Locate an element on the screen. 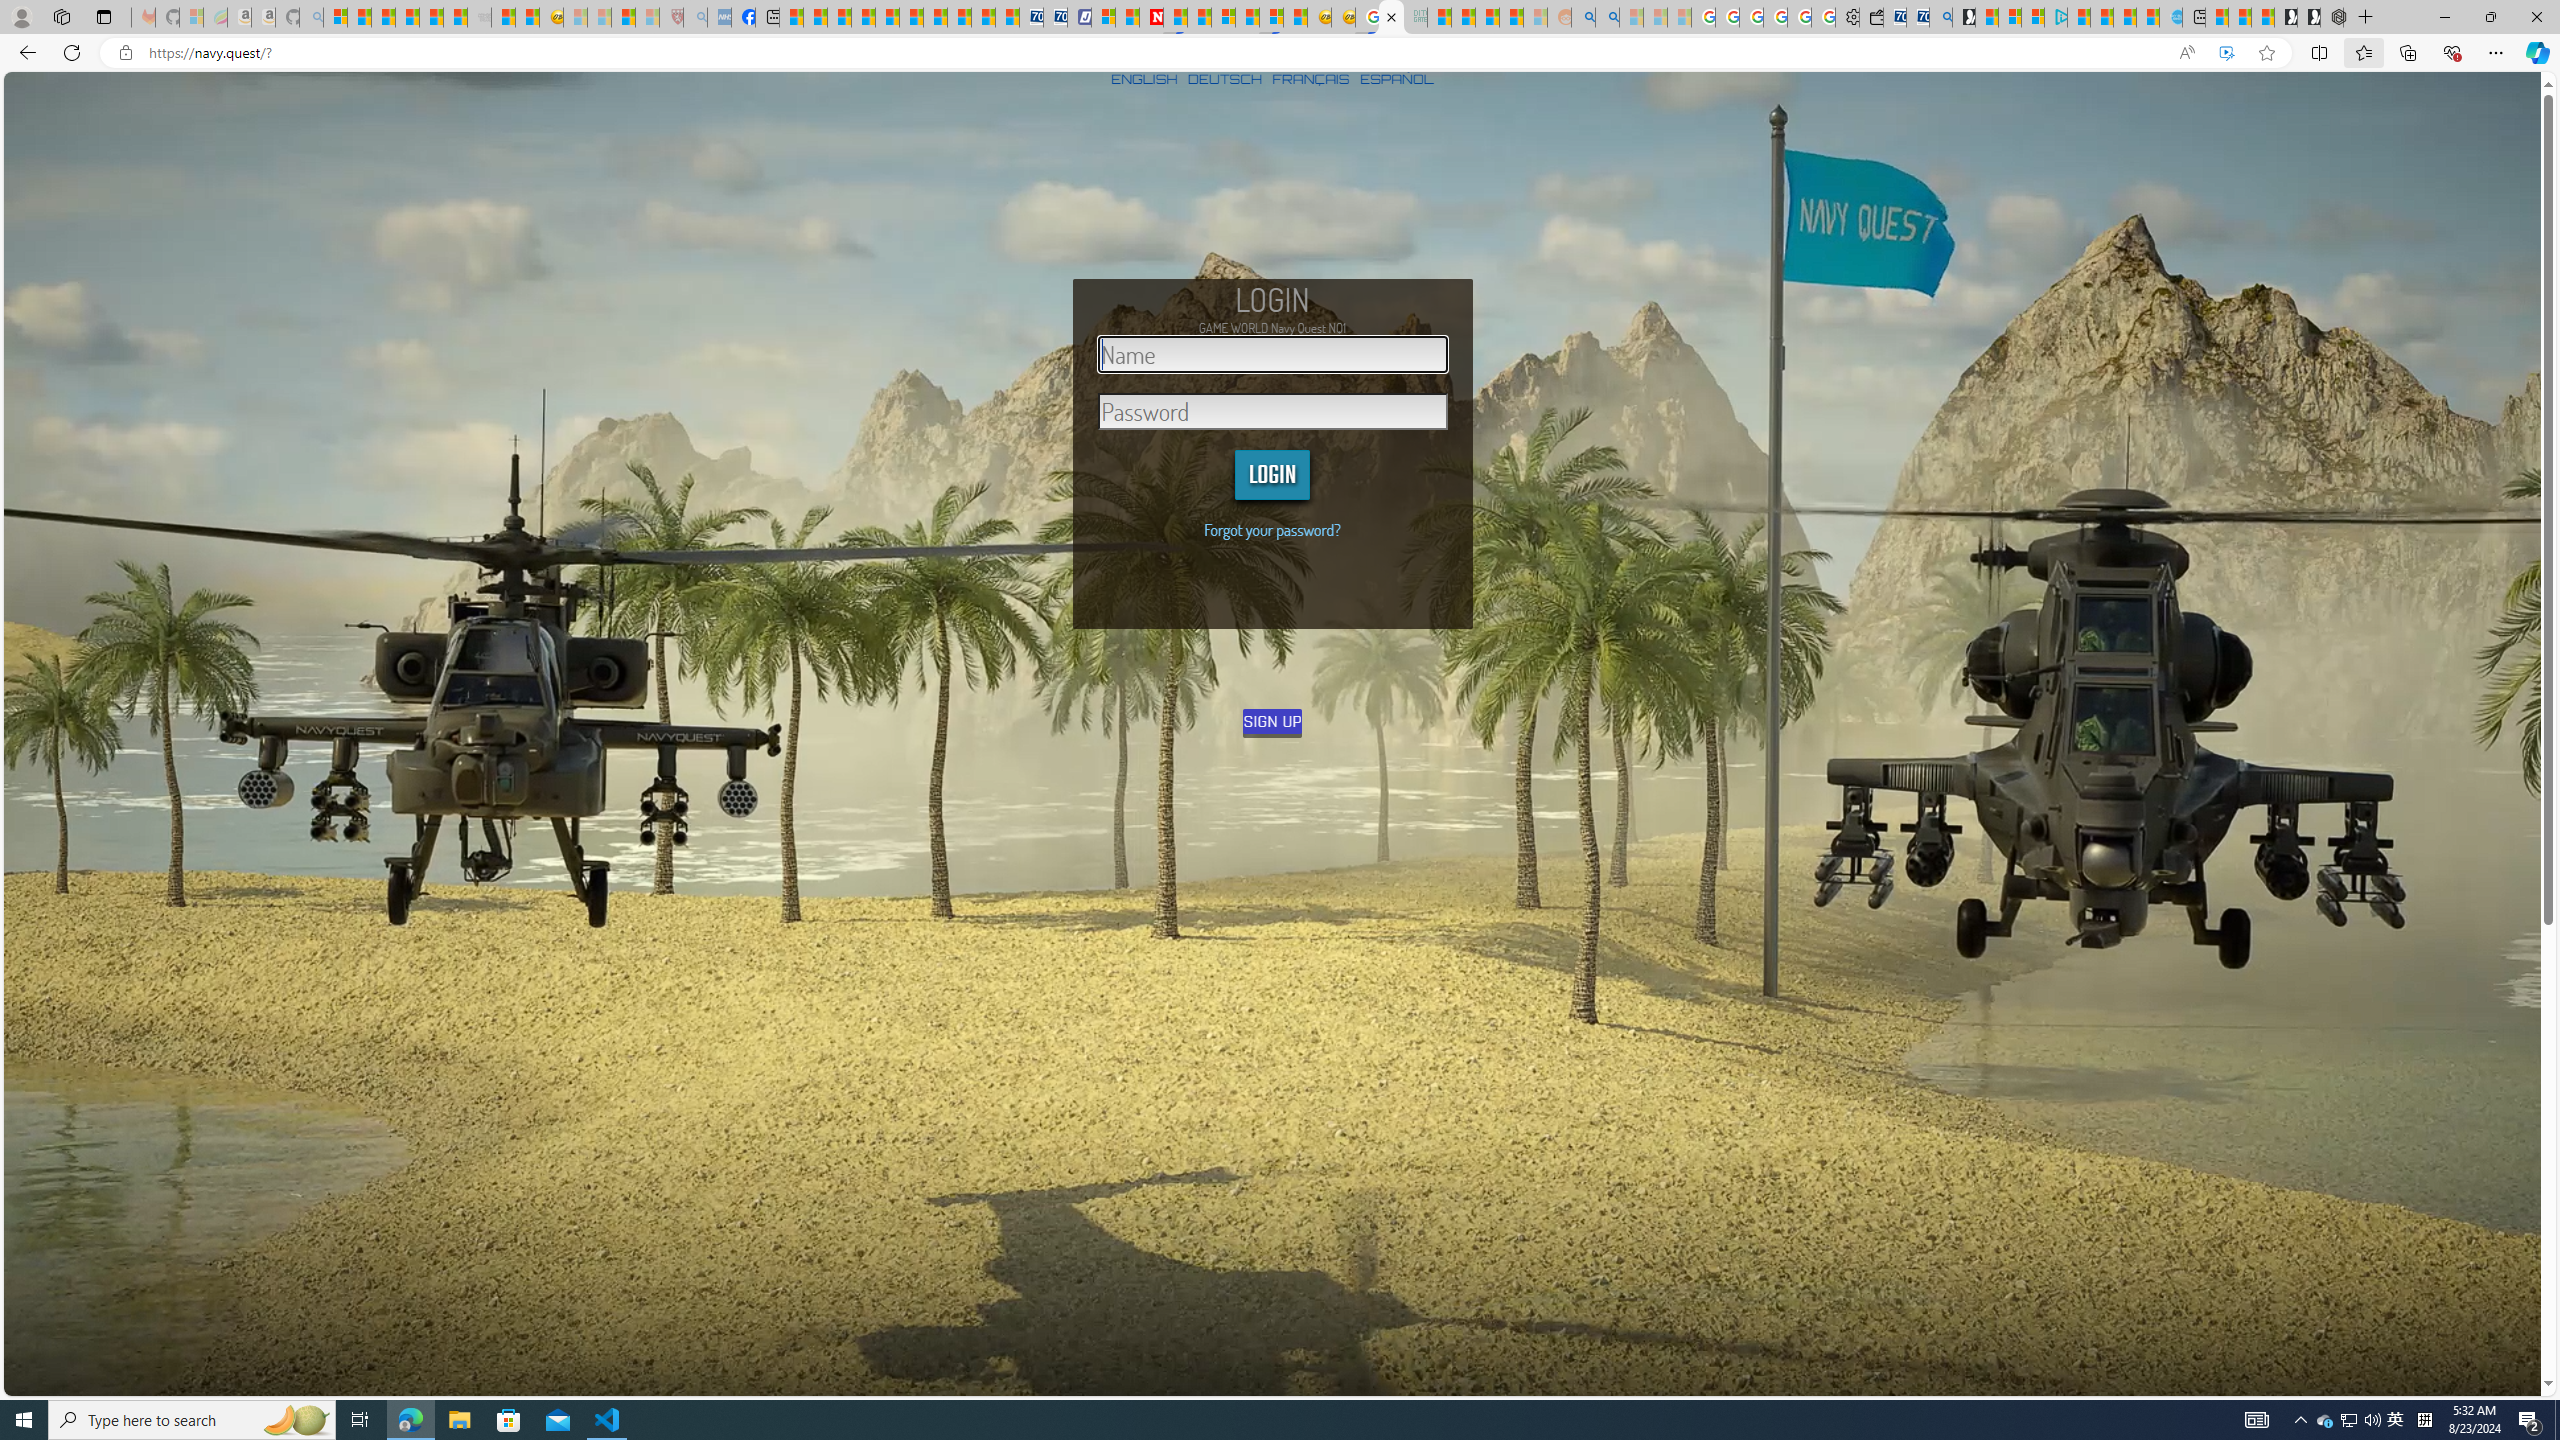 Image resolution: width=2560 pixels, height=1440 pixels. 'Student Loan Update: Forgiveness Program Ends This Month' is located at coordinates (1509, 16).